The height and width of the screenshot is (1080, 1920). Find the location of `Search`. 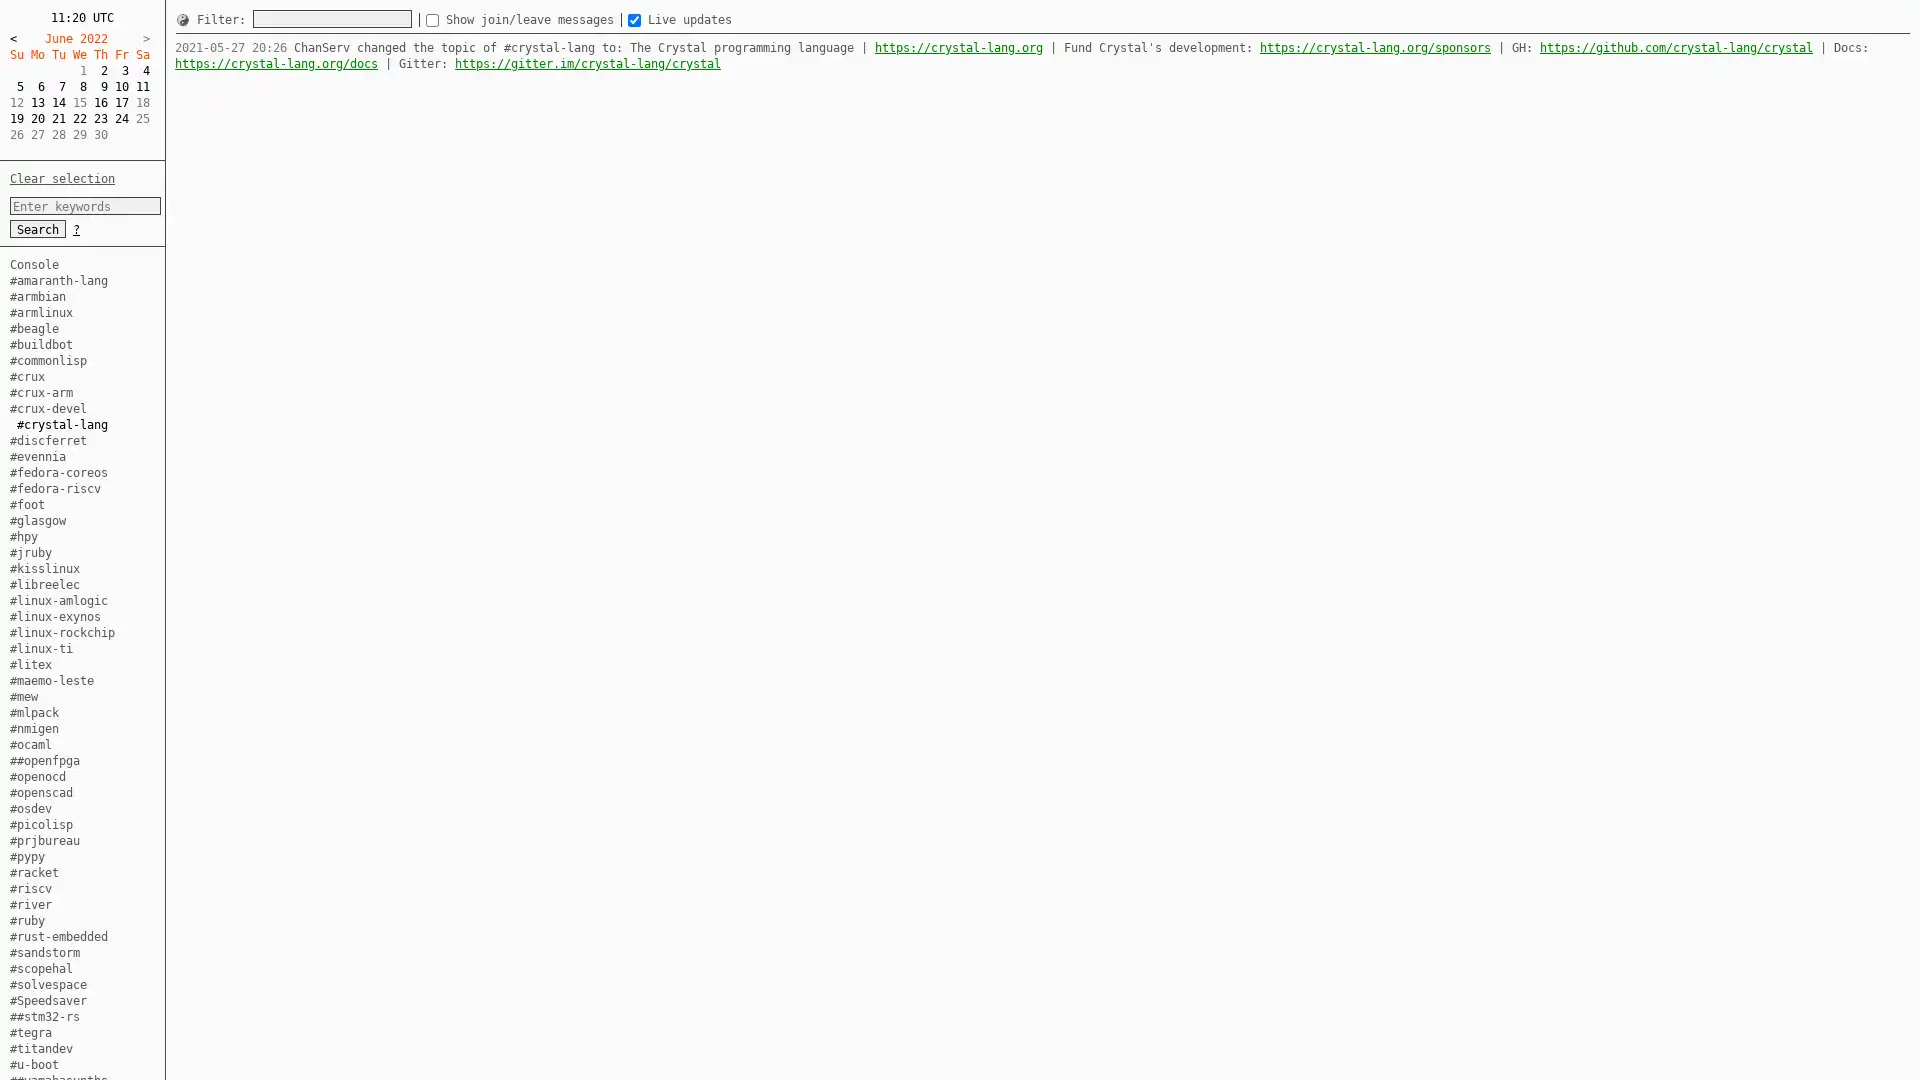

Search is located at coordinates (38, 227).